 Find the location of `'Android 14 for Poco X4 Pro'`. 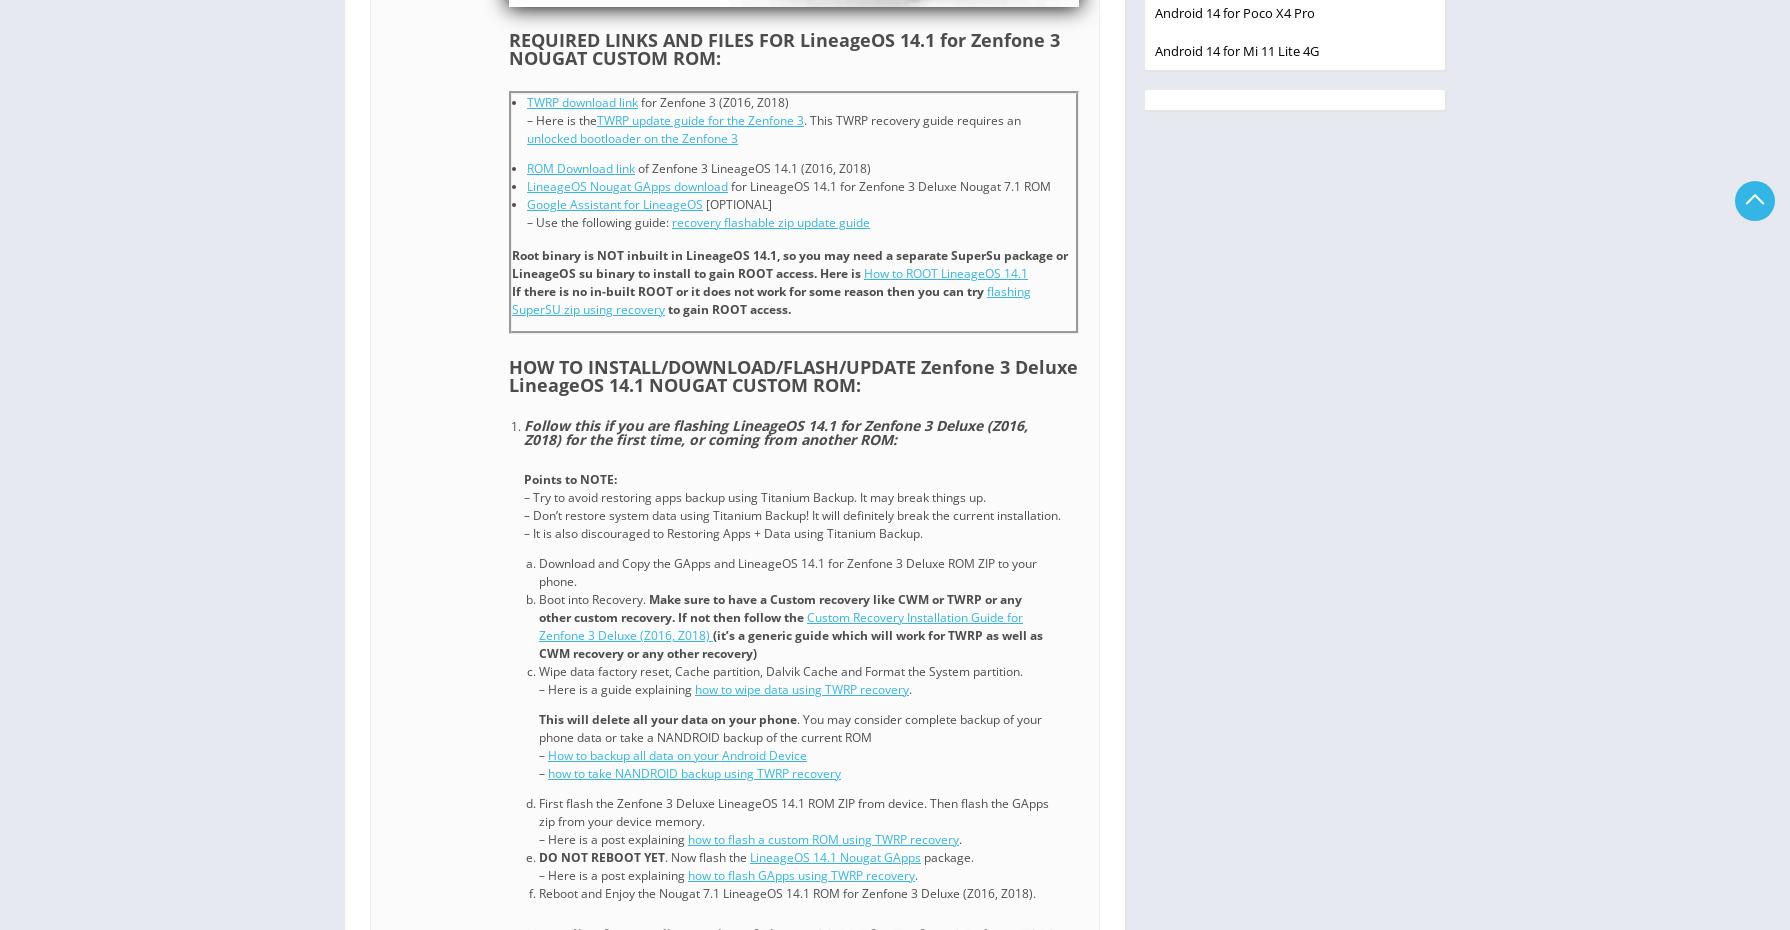

'Android 14 for Poco X4 Pro' is located at coordinates (1155, 10).